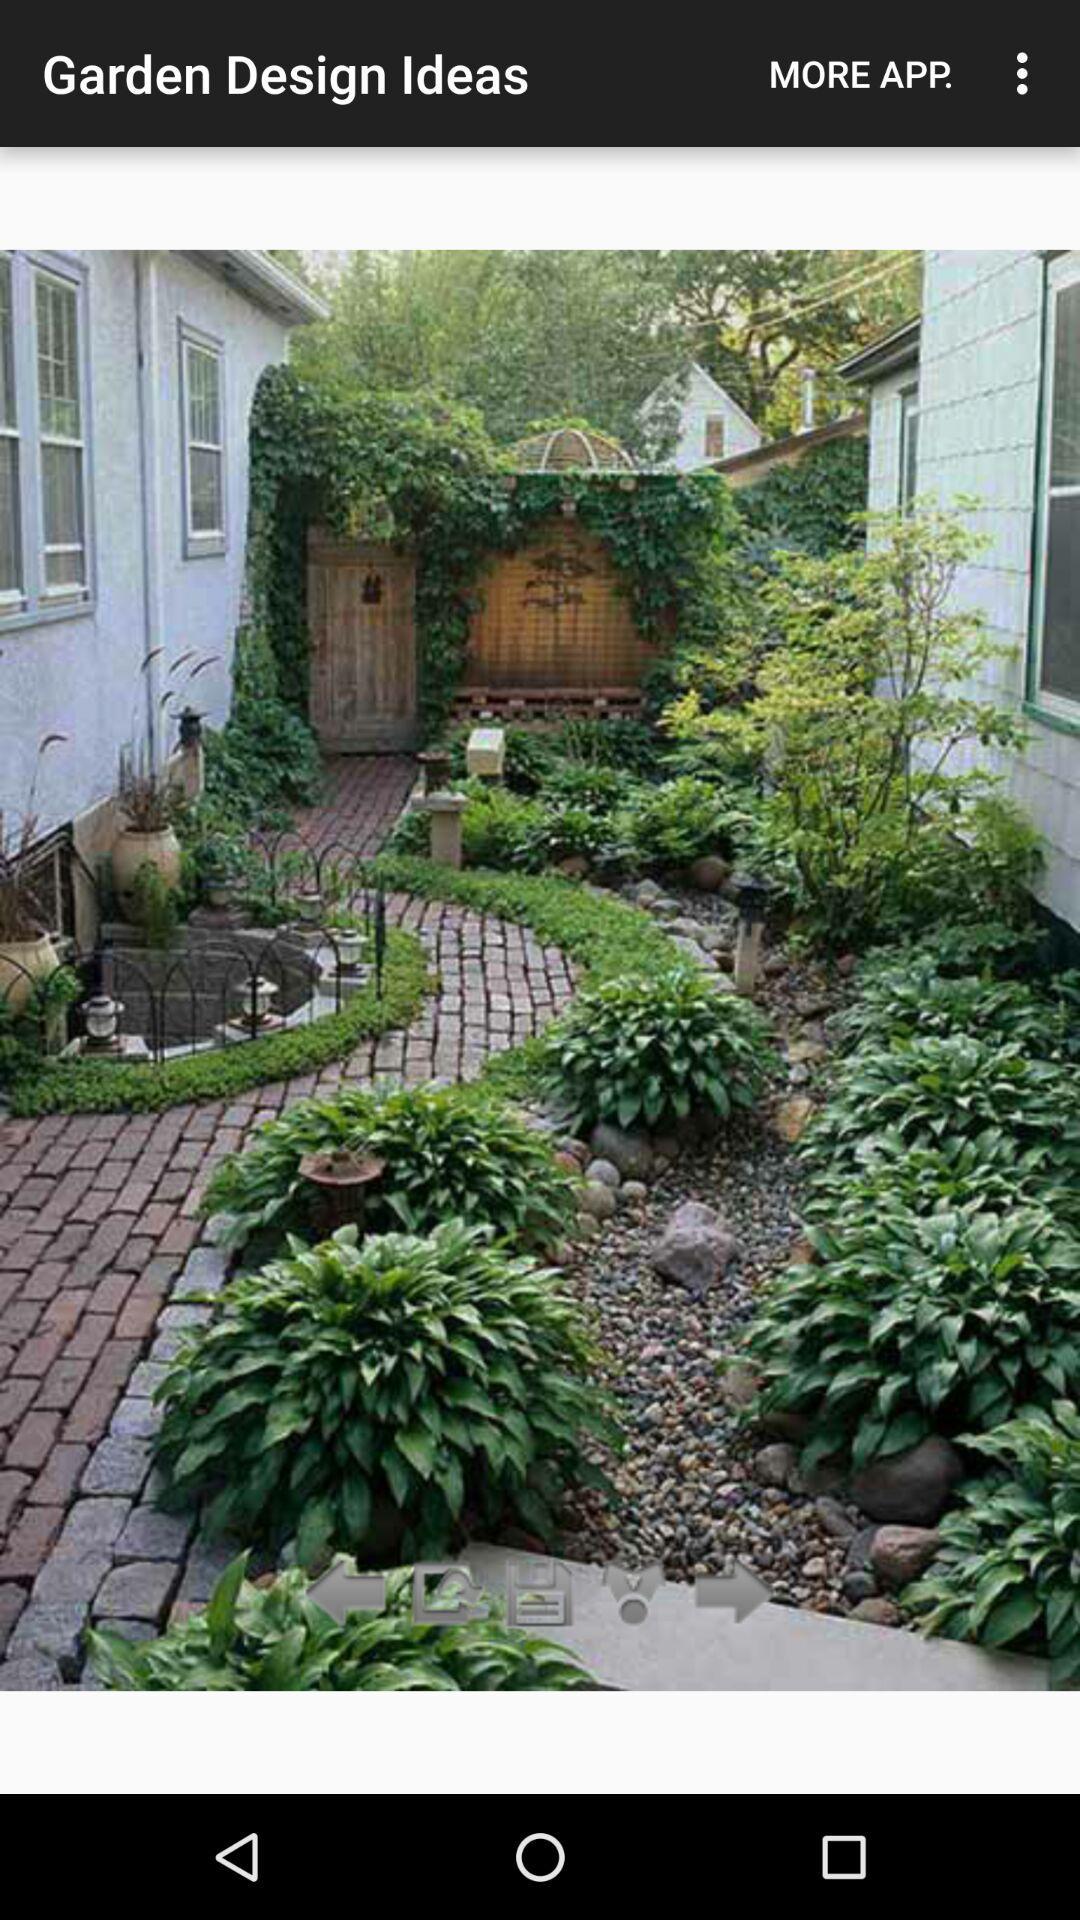  I want to click on next picture, so click(729, 1593).